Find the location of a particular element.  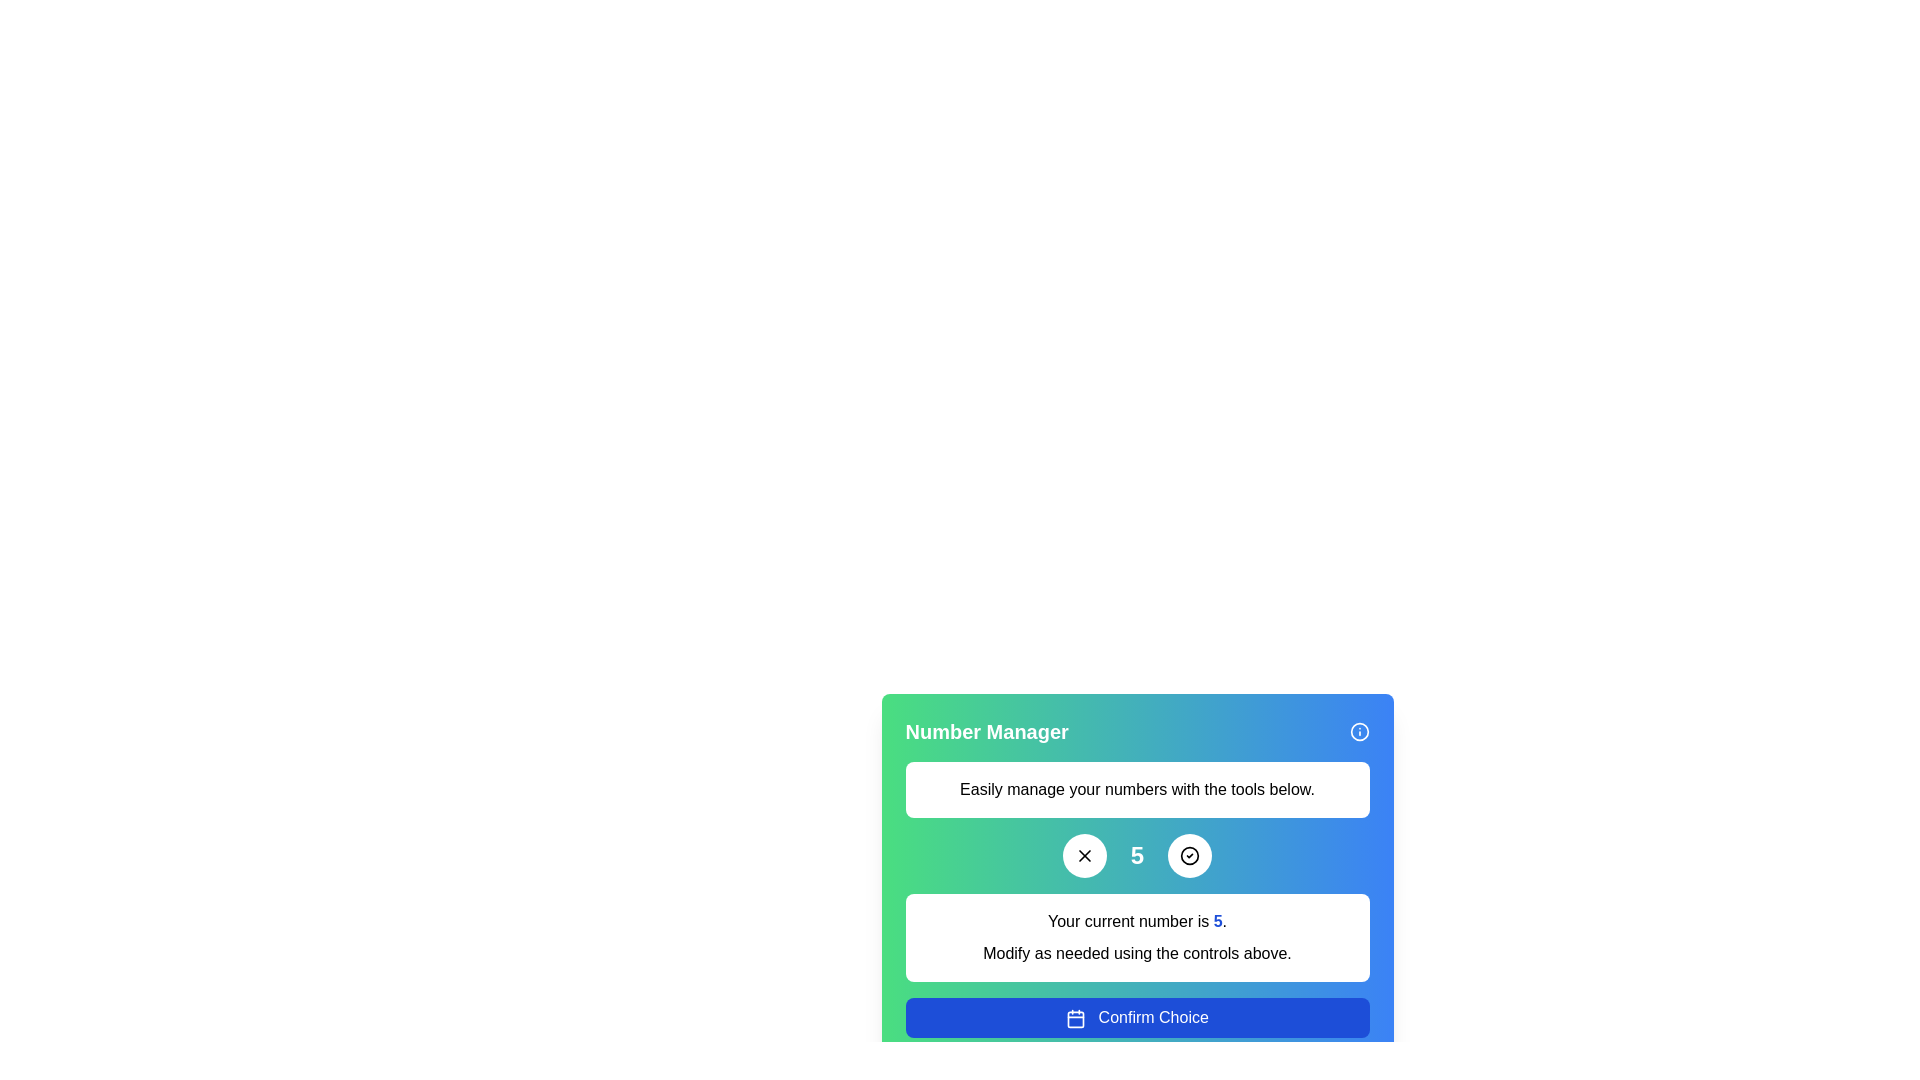

the decrement Icon button located to the left of the number '5' in the numeric control section of the dialog box is located at coordinates (1083, 855).